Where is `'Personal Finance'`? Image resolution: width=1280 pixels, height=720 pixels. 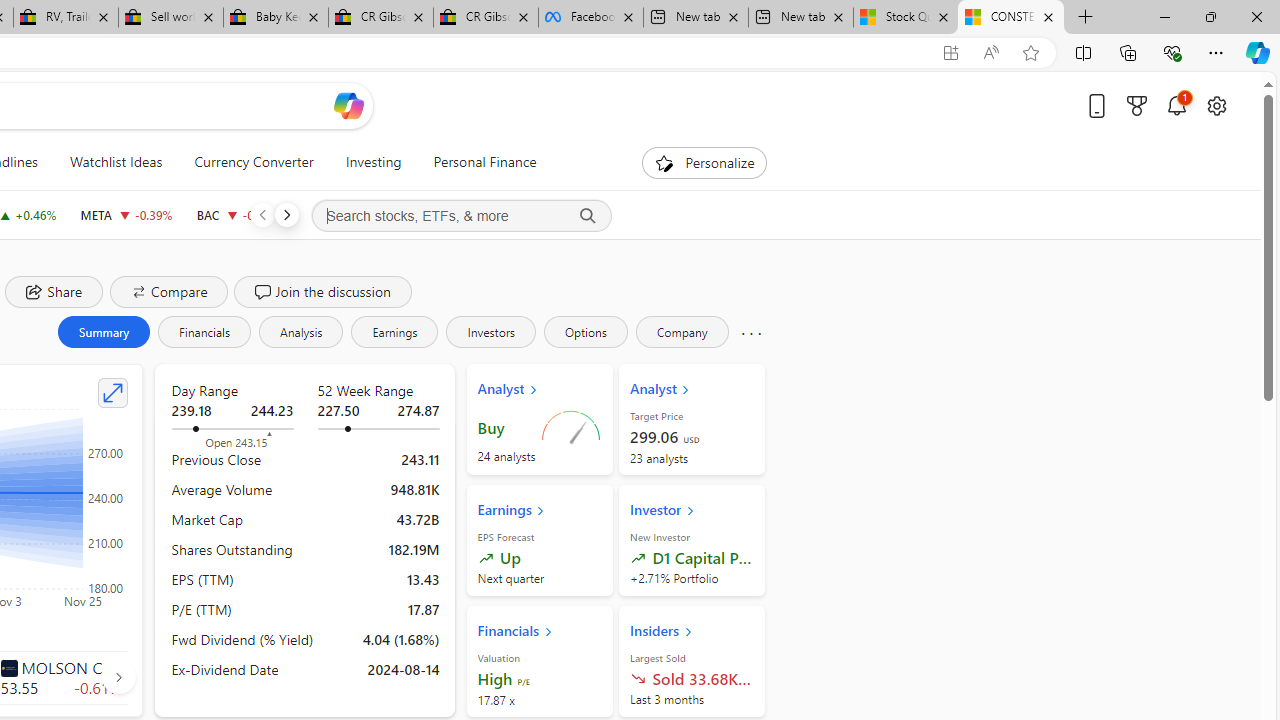 'Personal Finance' is located at coordinates (485, 162).